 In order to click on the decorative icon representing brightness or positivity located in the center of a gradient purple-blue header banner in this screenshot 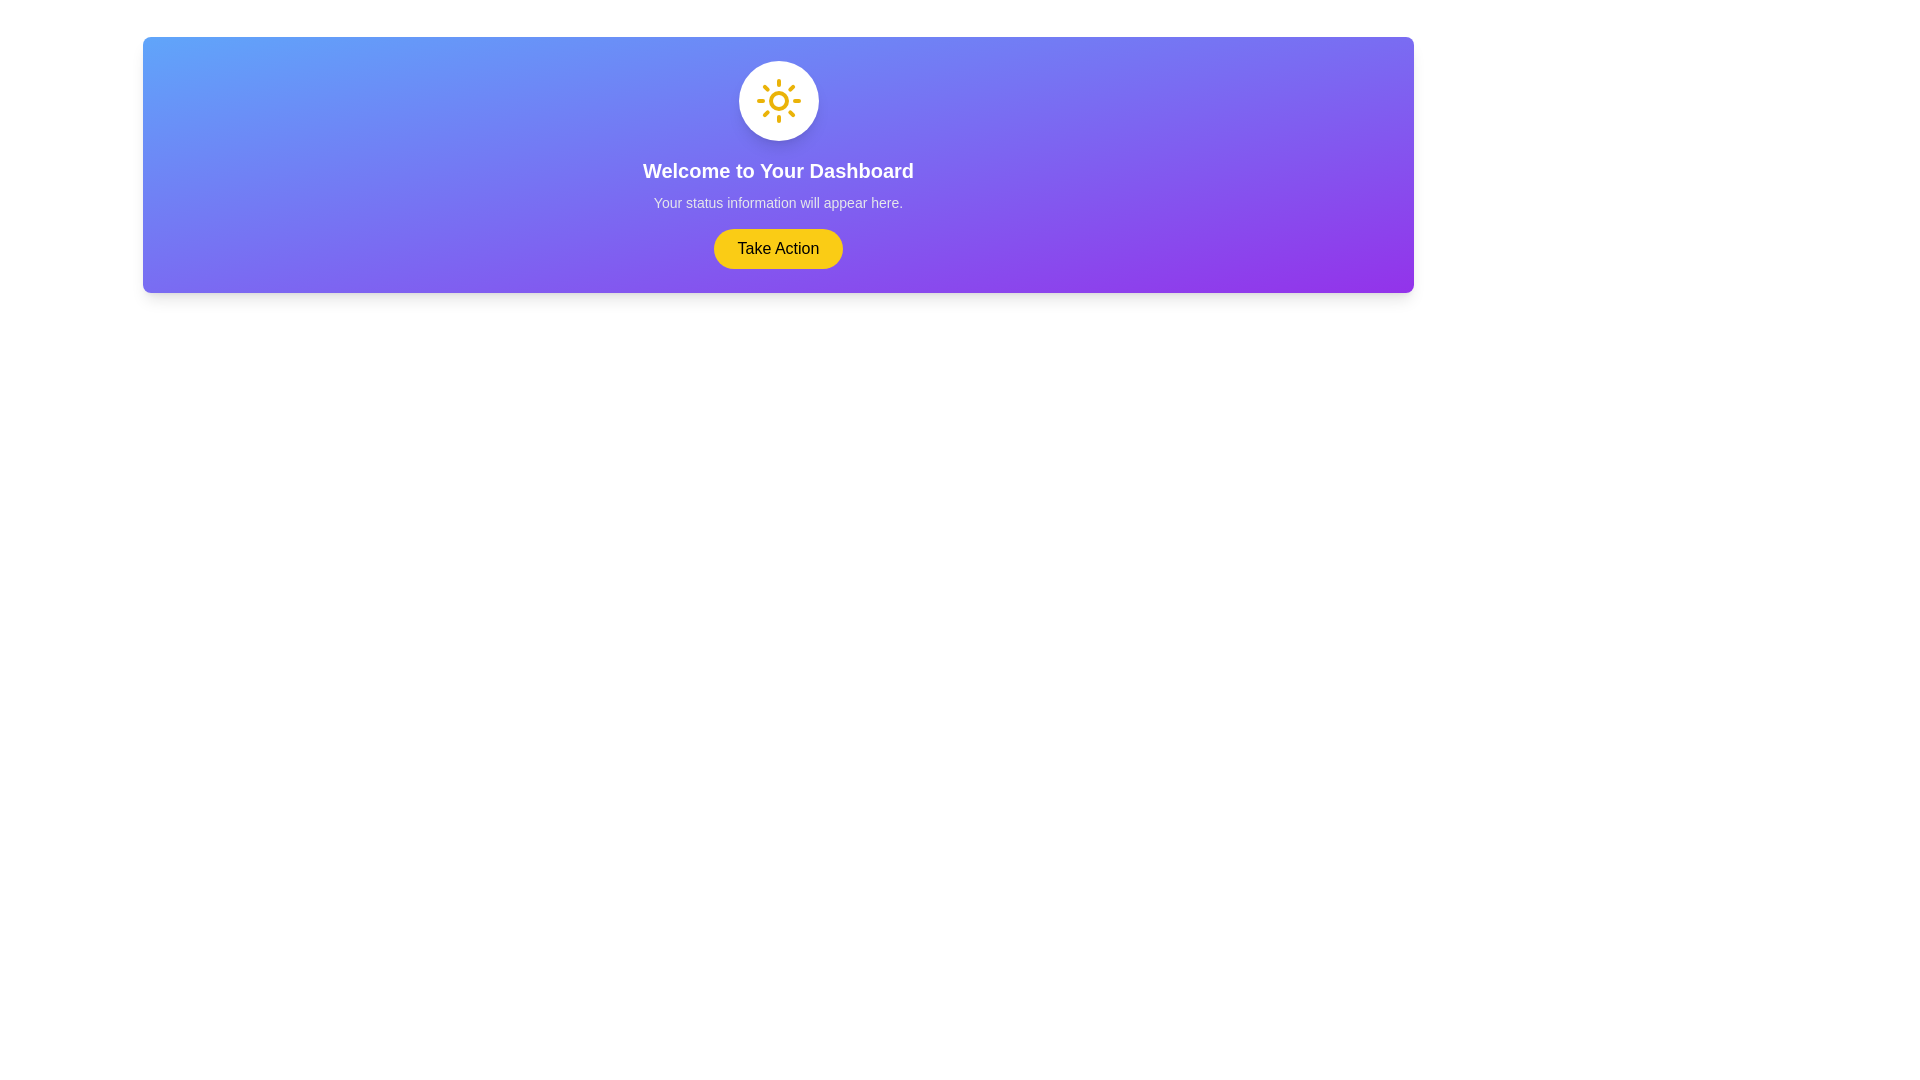, I will do `click(777, 100)`.